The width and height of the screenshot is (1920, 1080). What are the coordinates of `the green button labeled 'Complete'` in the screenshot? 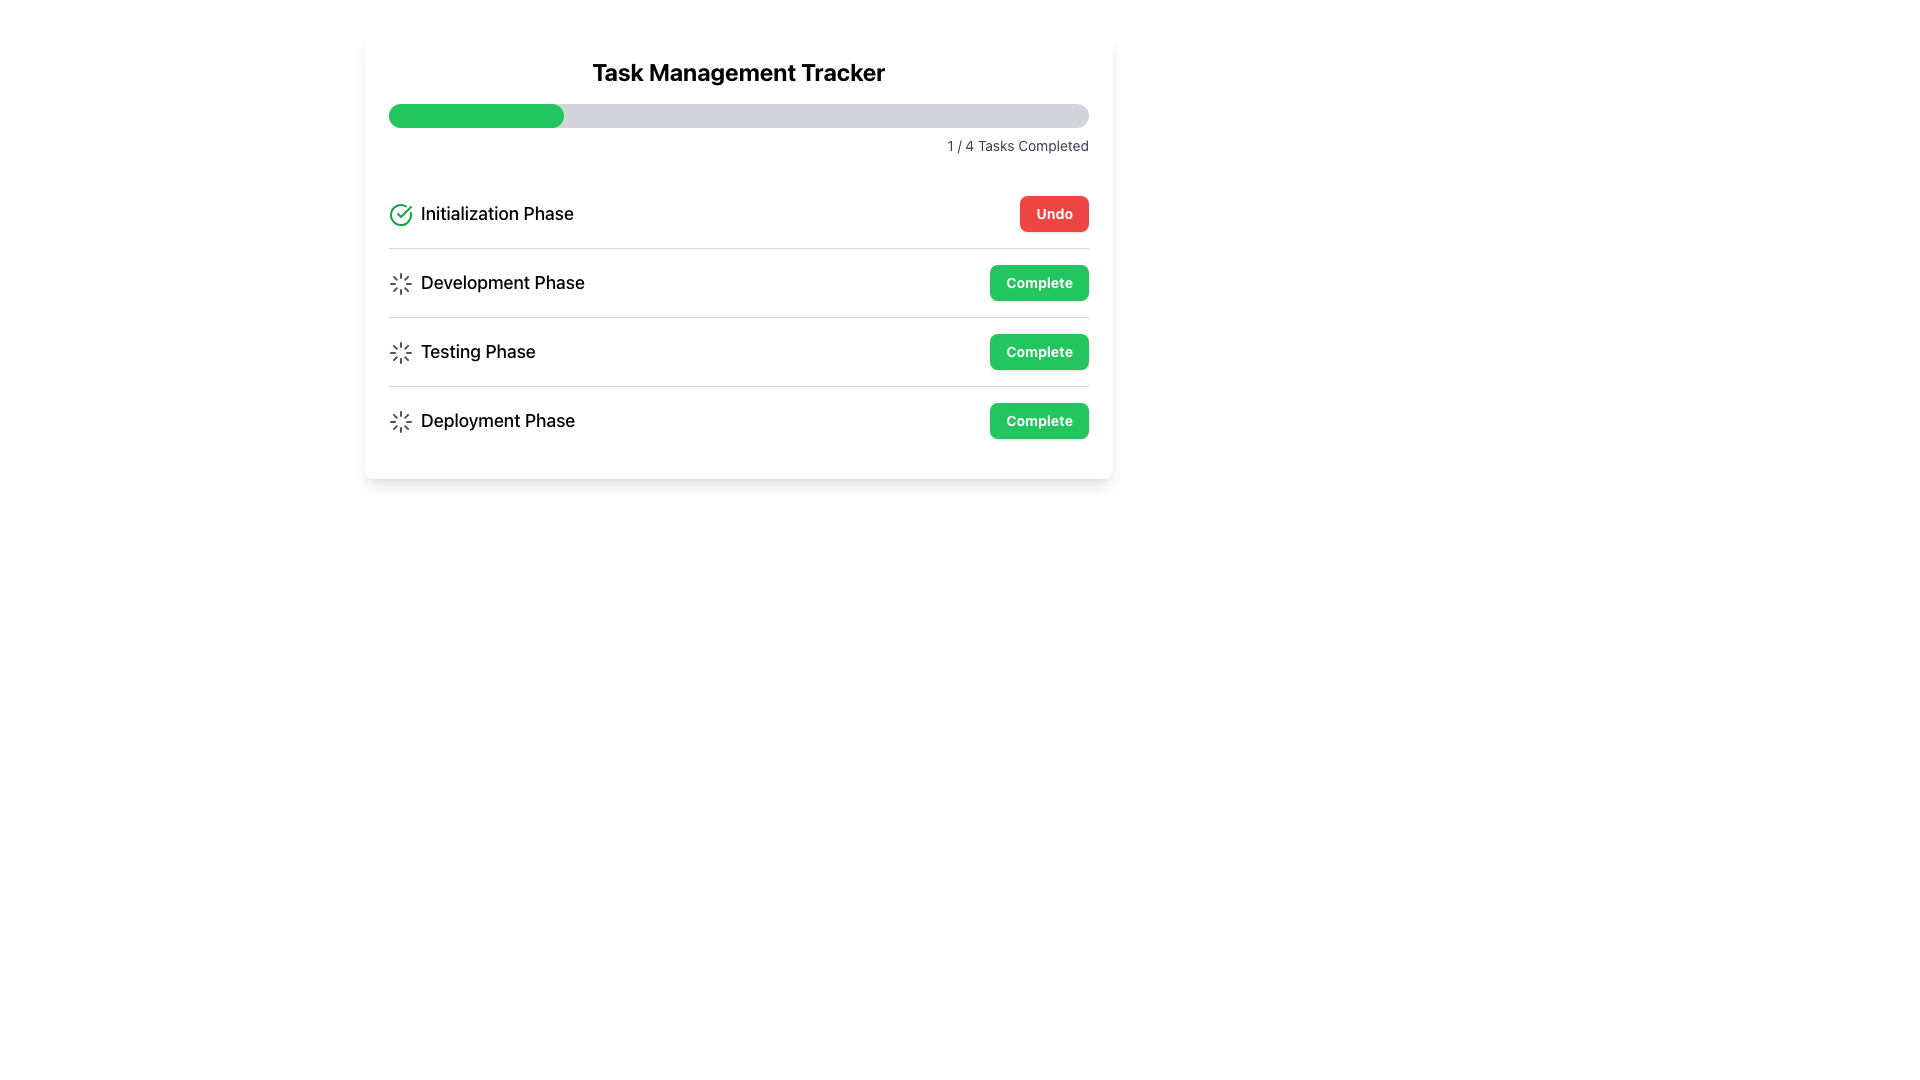 It's located at (1039, 350).